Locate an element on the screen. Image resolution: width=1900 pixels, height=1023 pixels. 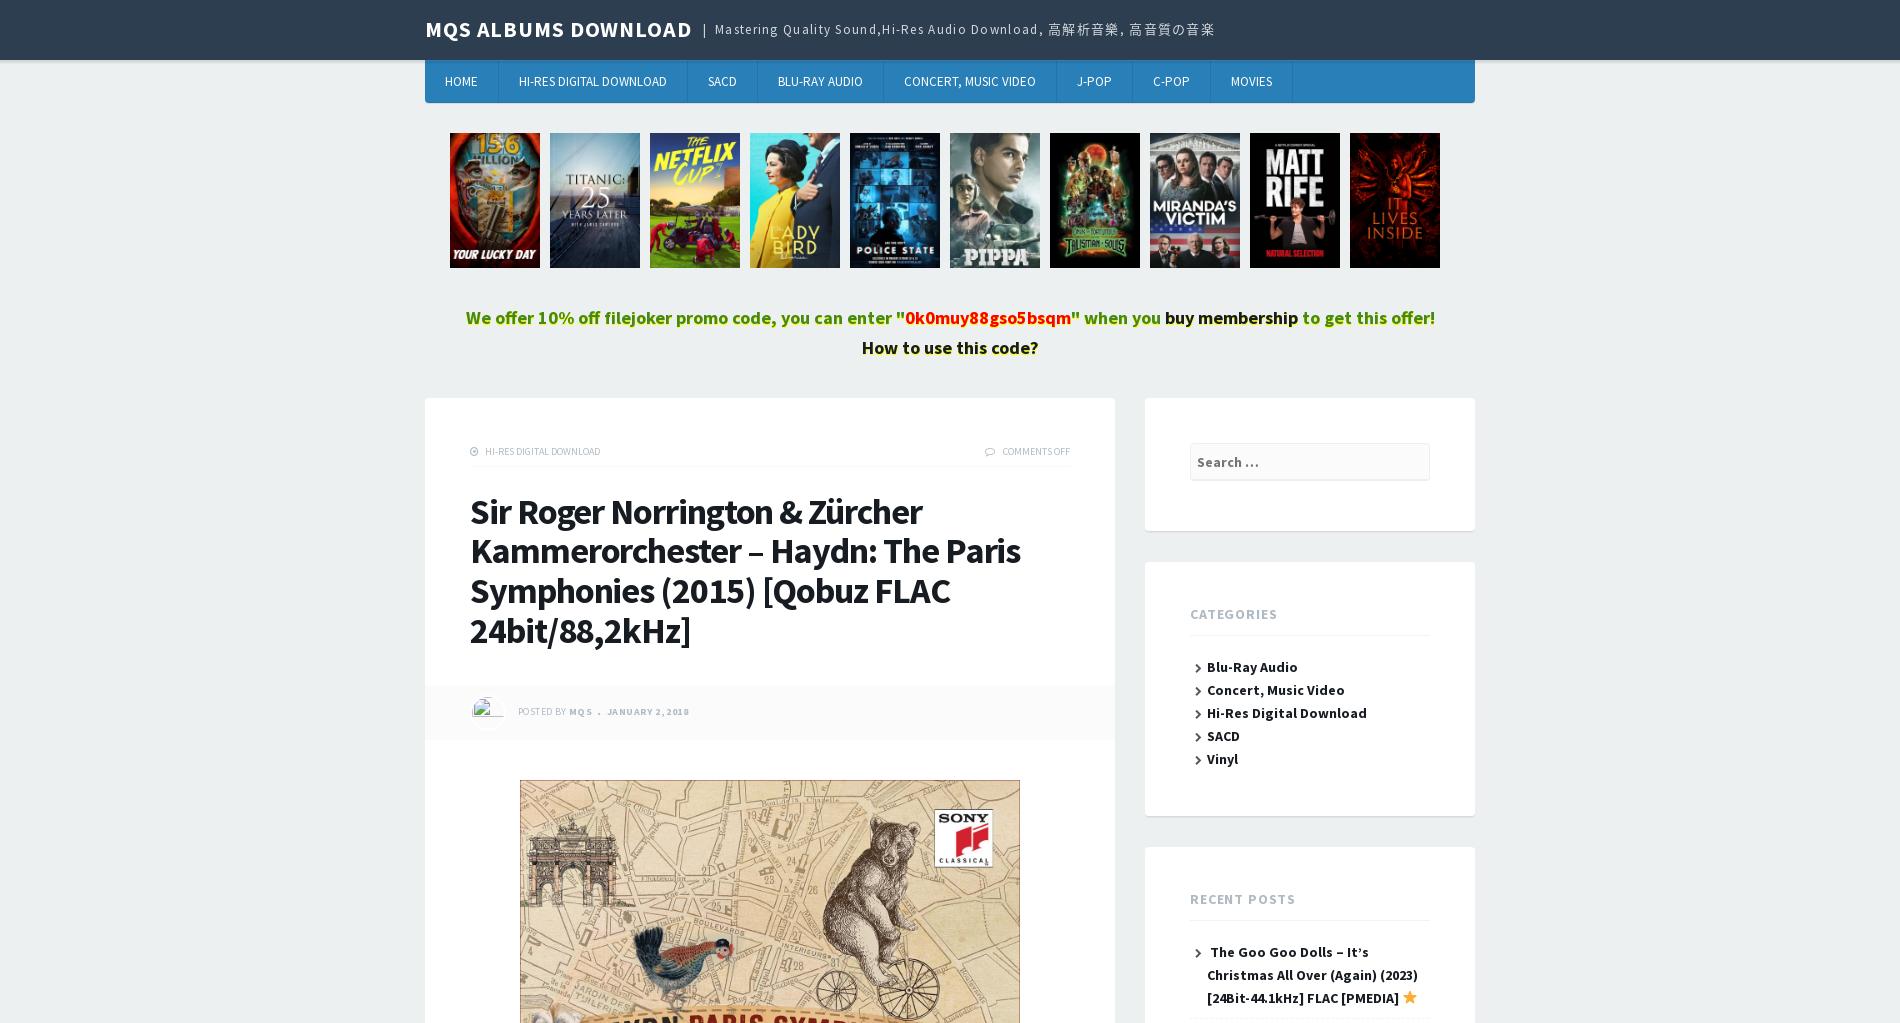
'Movies' is located at coordinates (1250, 81).